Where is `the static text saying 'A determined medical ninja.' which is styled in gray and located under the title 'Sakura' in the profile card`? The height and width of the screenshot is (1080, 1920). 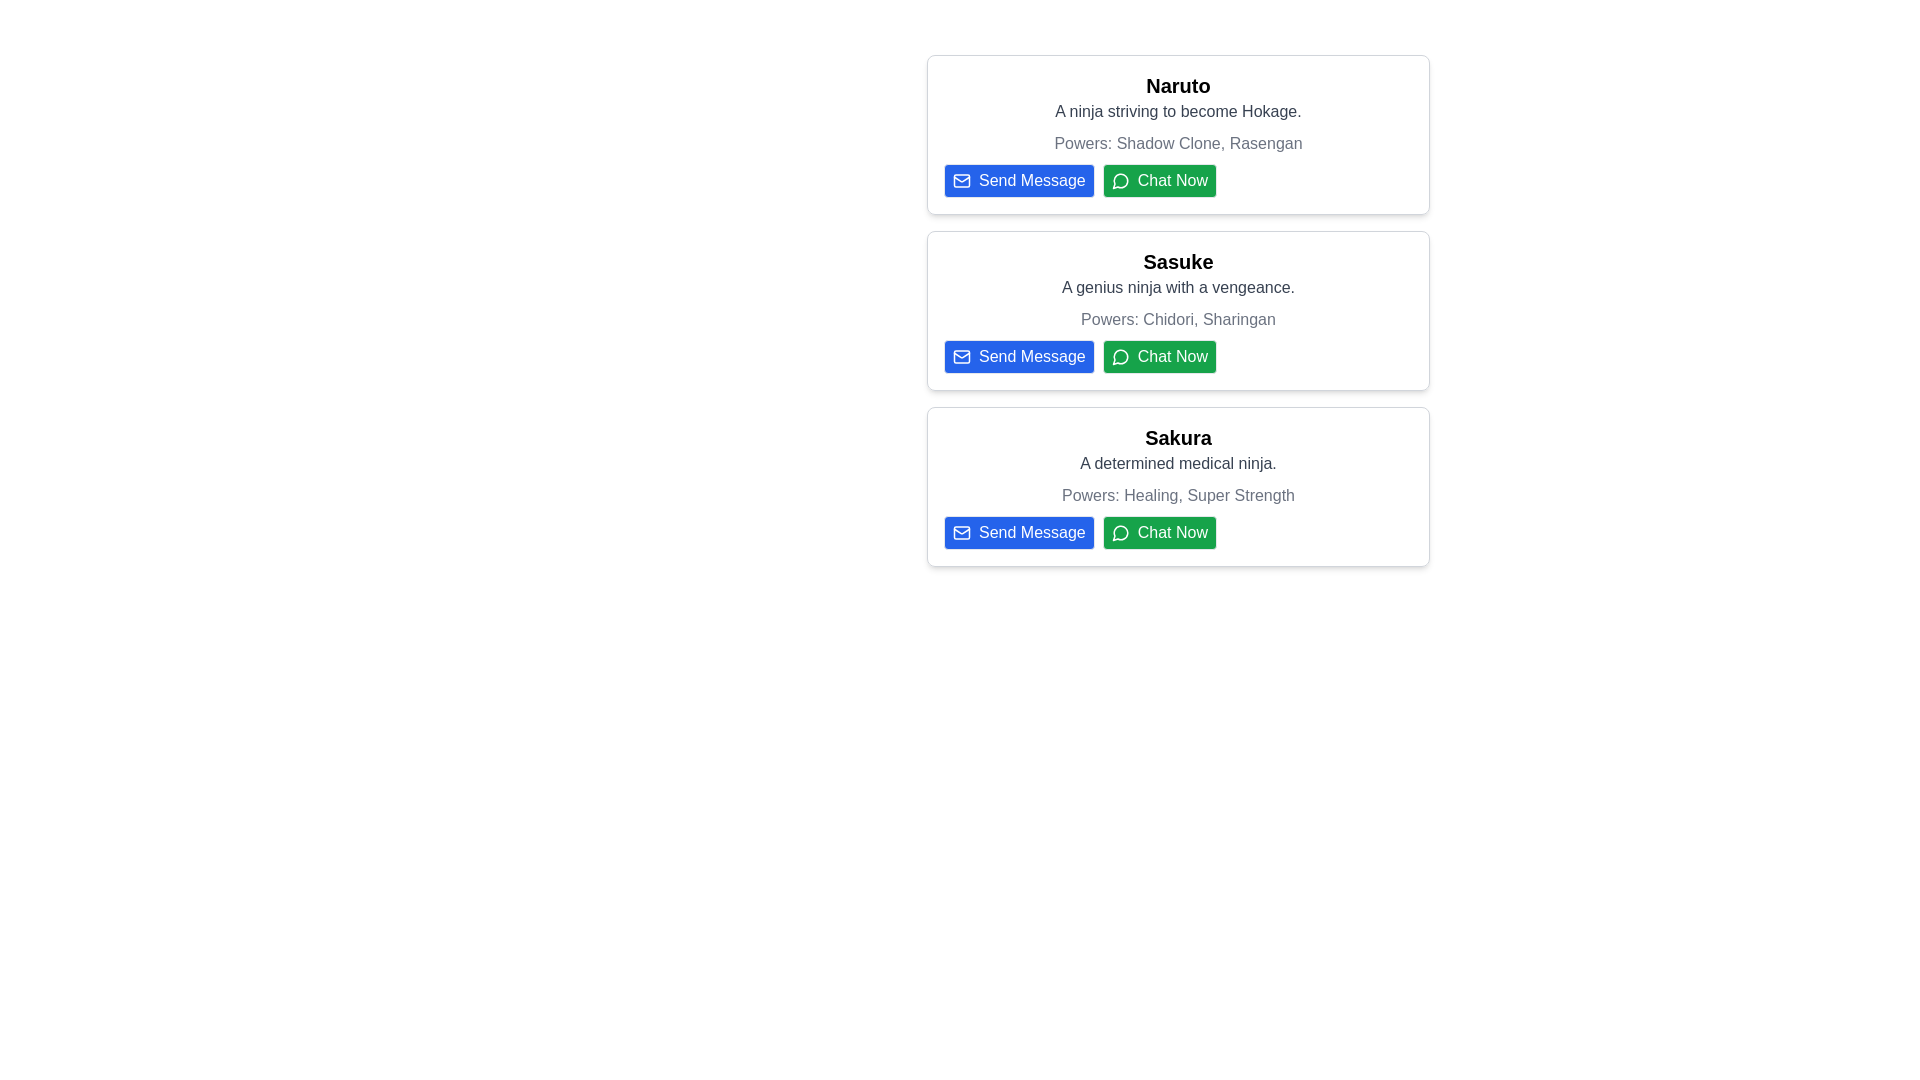
the static text saying 'A determined medical ninja.' which is styled in gray and located under the title 'Sakura' in the profile card is located at coordinates (1178, 463).